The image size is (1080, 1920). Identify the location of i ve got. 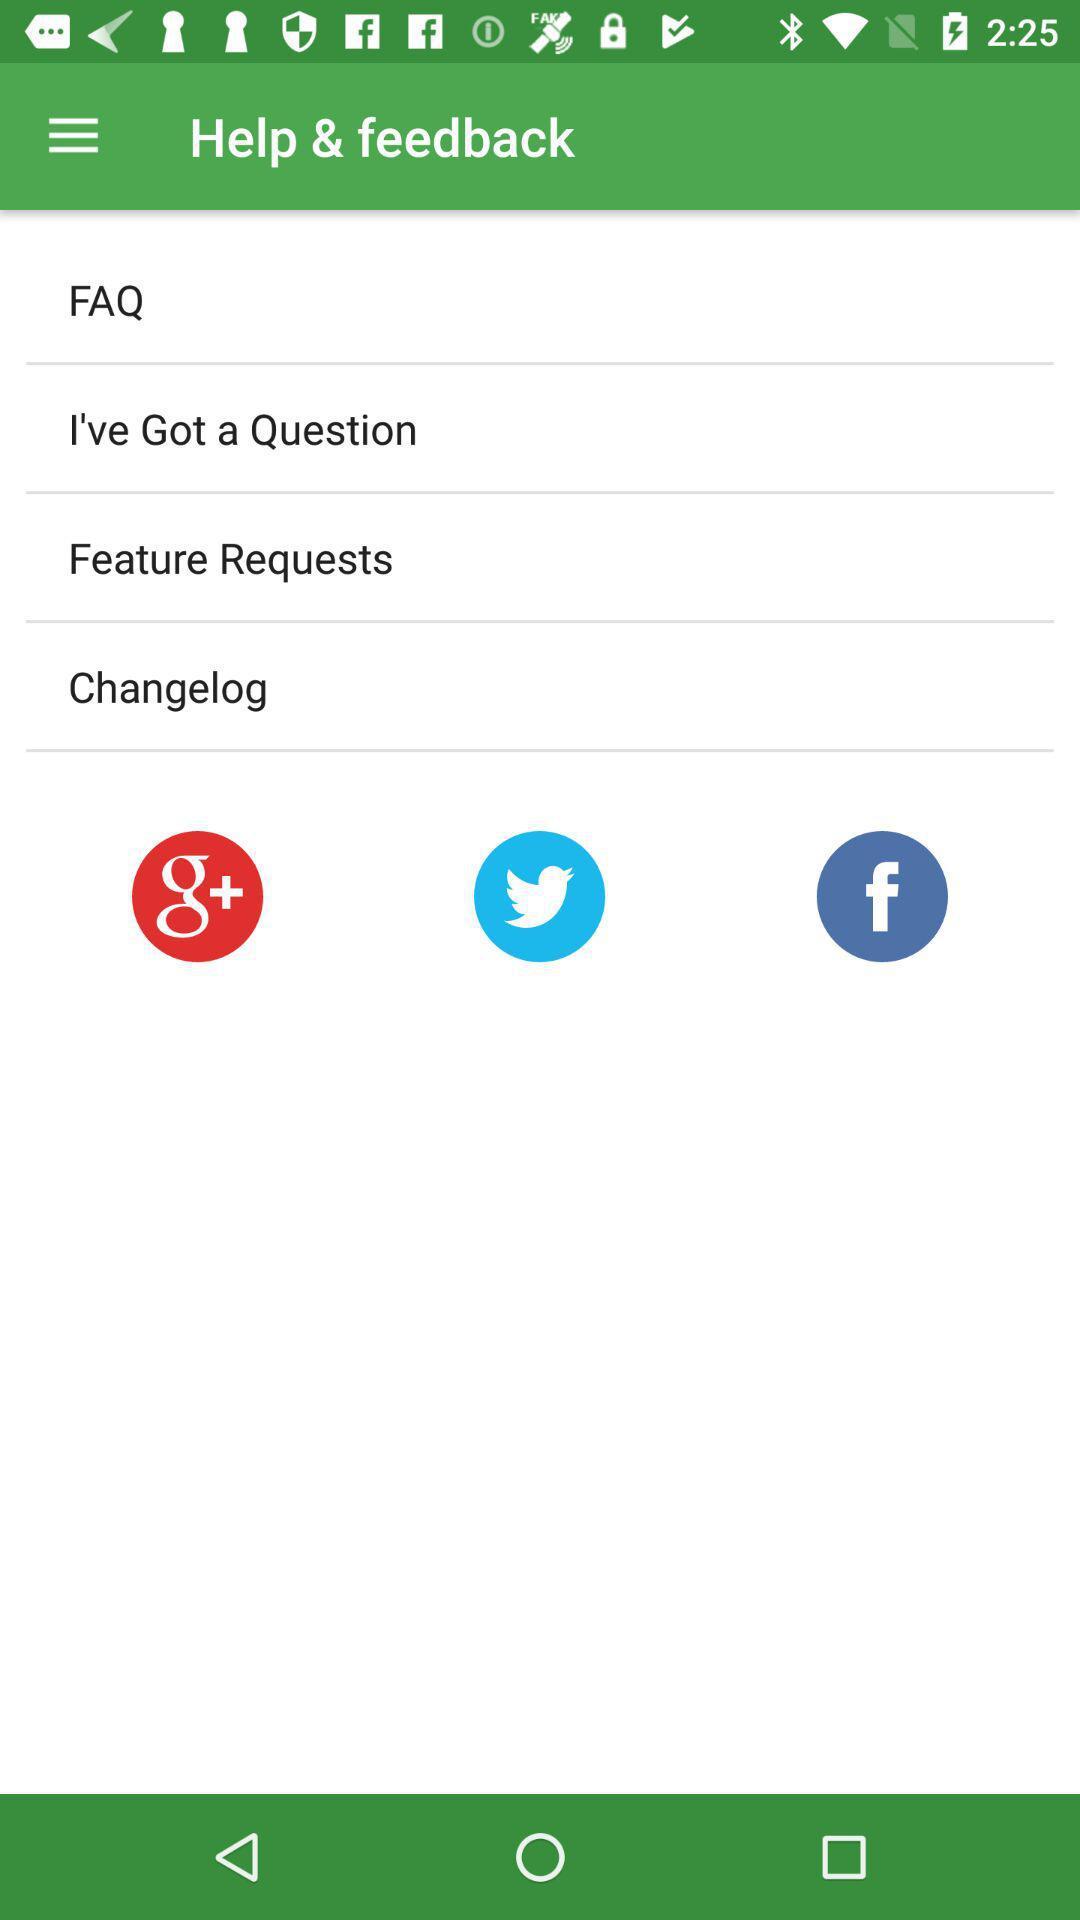
(540, 427).